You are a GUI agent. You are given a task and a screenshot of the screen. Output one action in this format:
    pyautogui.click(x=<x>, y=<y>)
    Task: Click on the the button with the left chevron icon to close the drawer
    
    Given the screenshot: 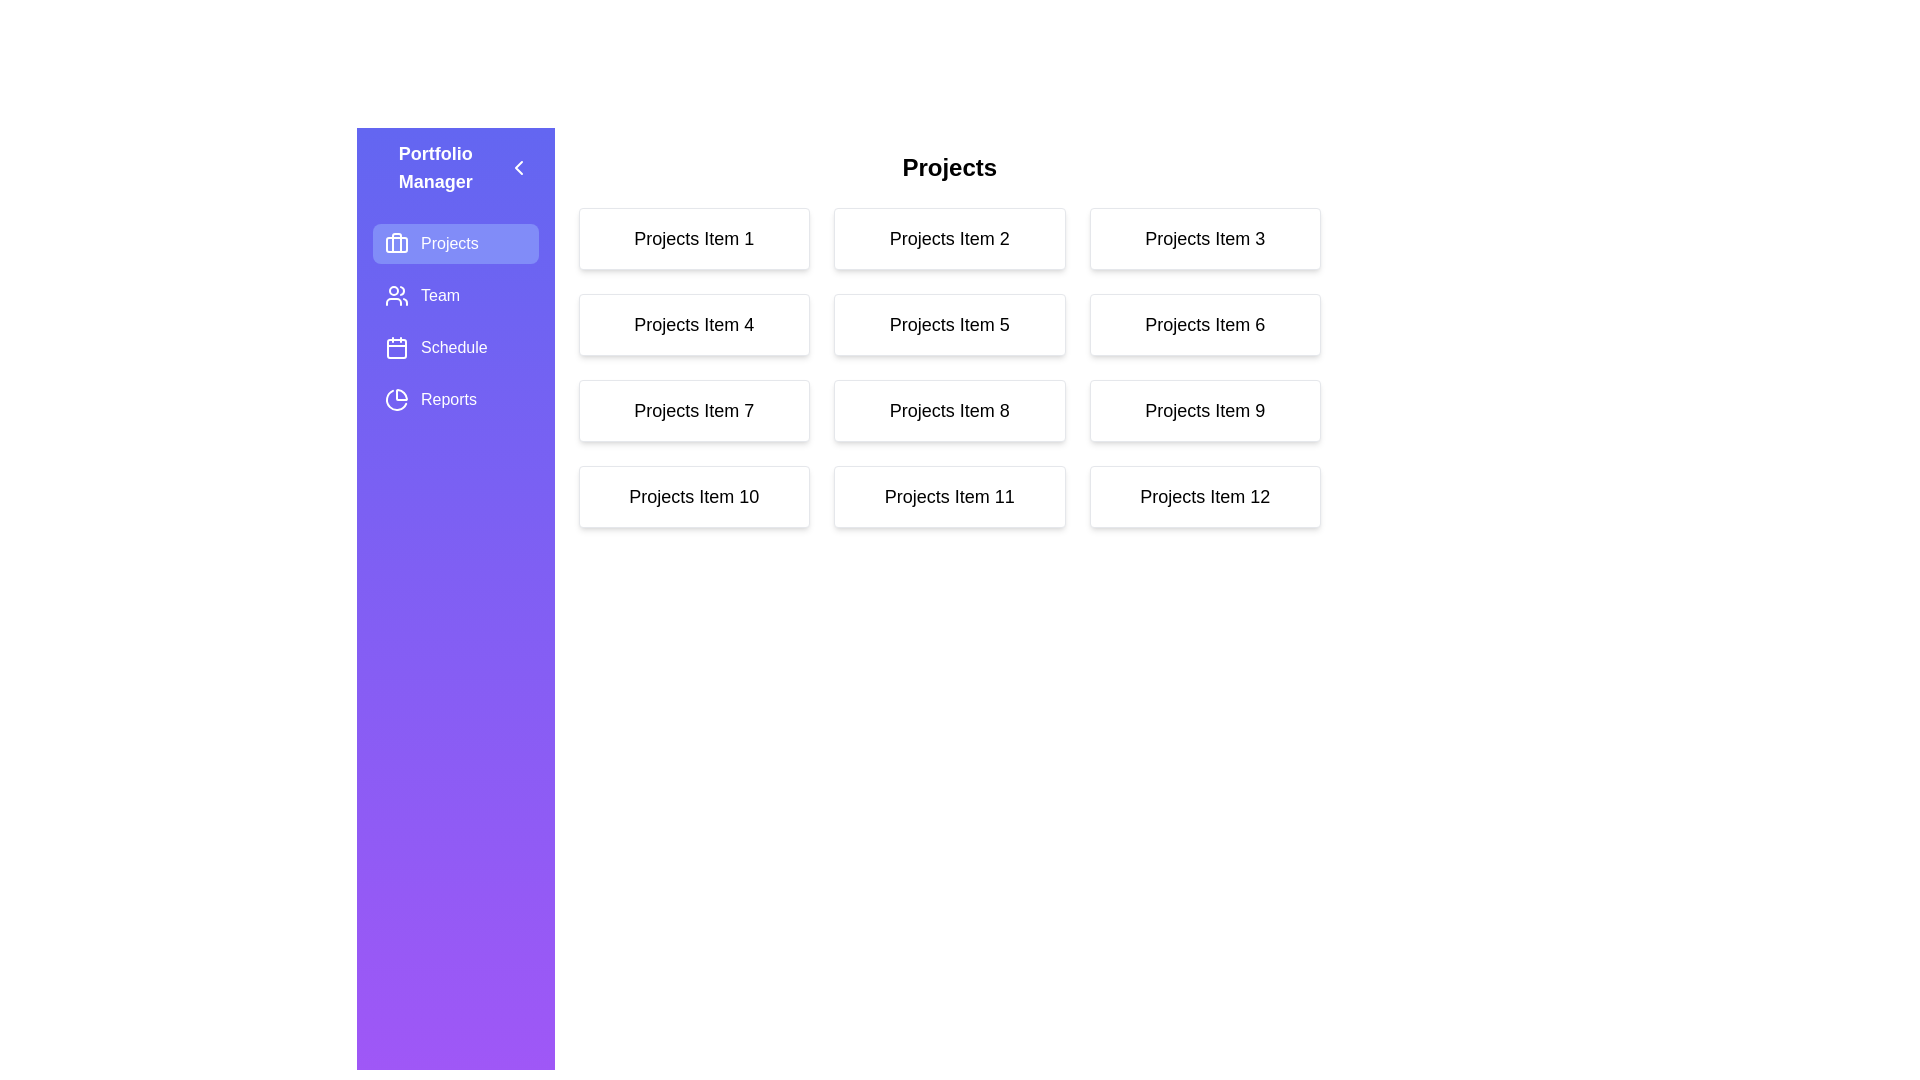 What is the action you would take?
    pyautogui.click(x=518, y=167)
    